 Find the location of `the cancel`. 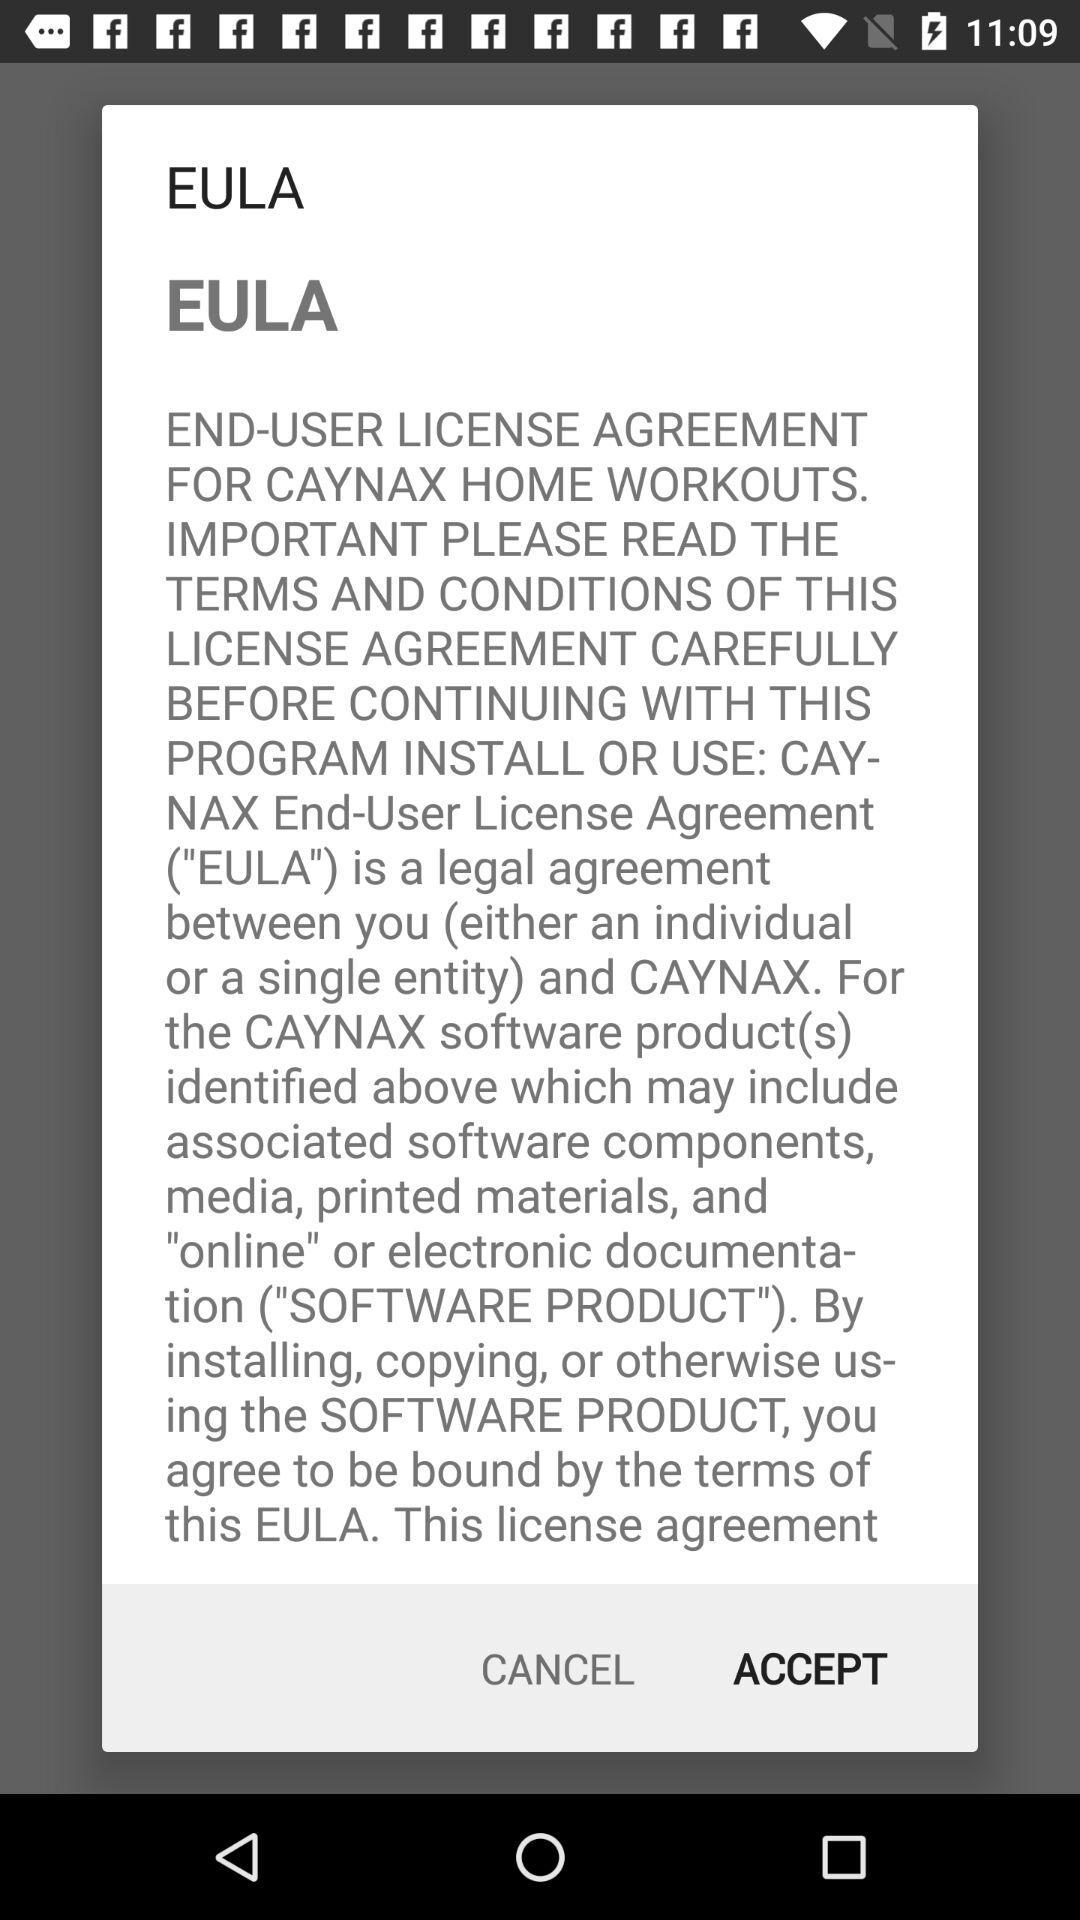

the cancel is located at coordinates (558, 1668).